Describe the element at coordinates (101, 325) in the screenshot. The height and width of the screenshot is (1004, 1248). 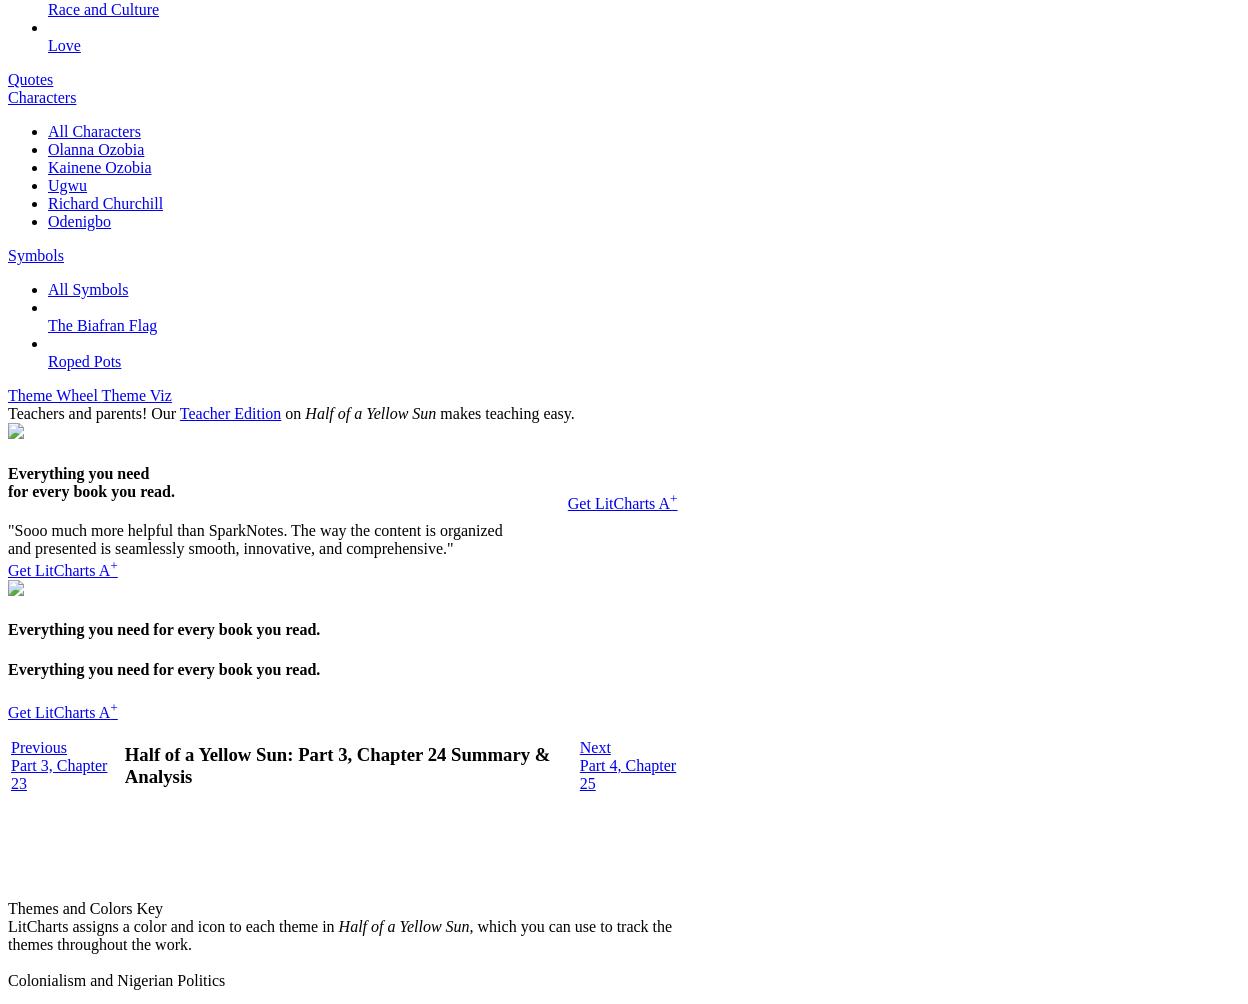
I see `'The Biafran Flag'` at that location.